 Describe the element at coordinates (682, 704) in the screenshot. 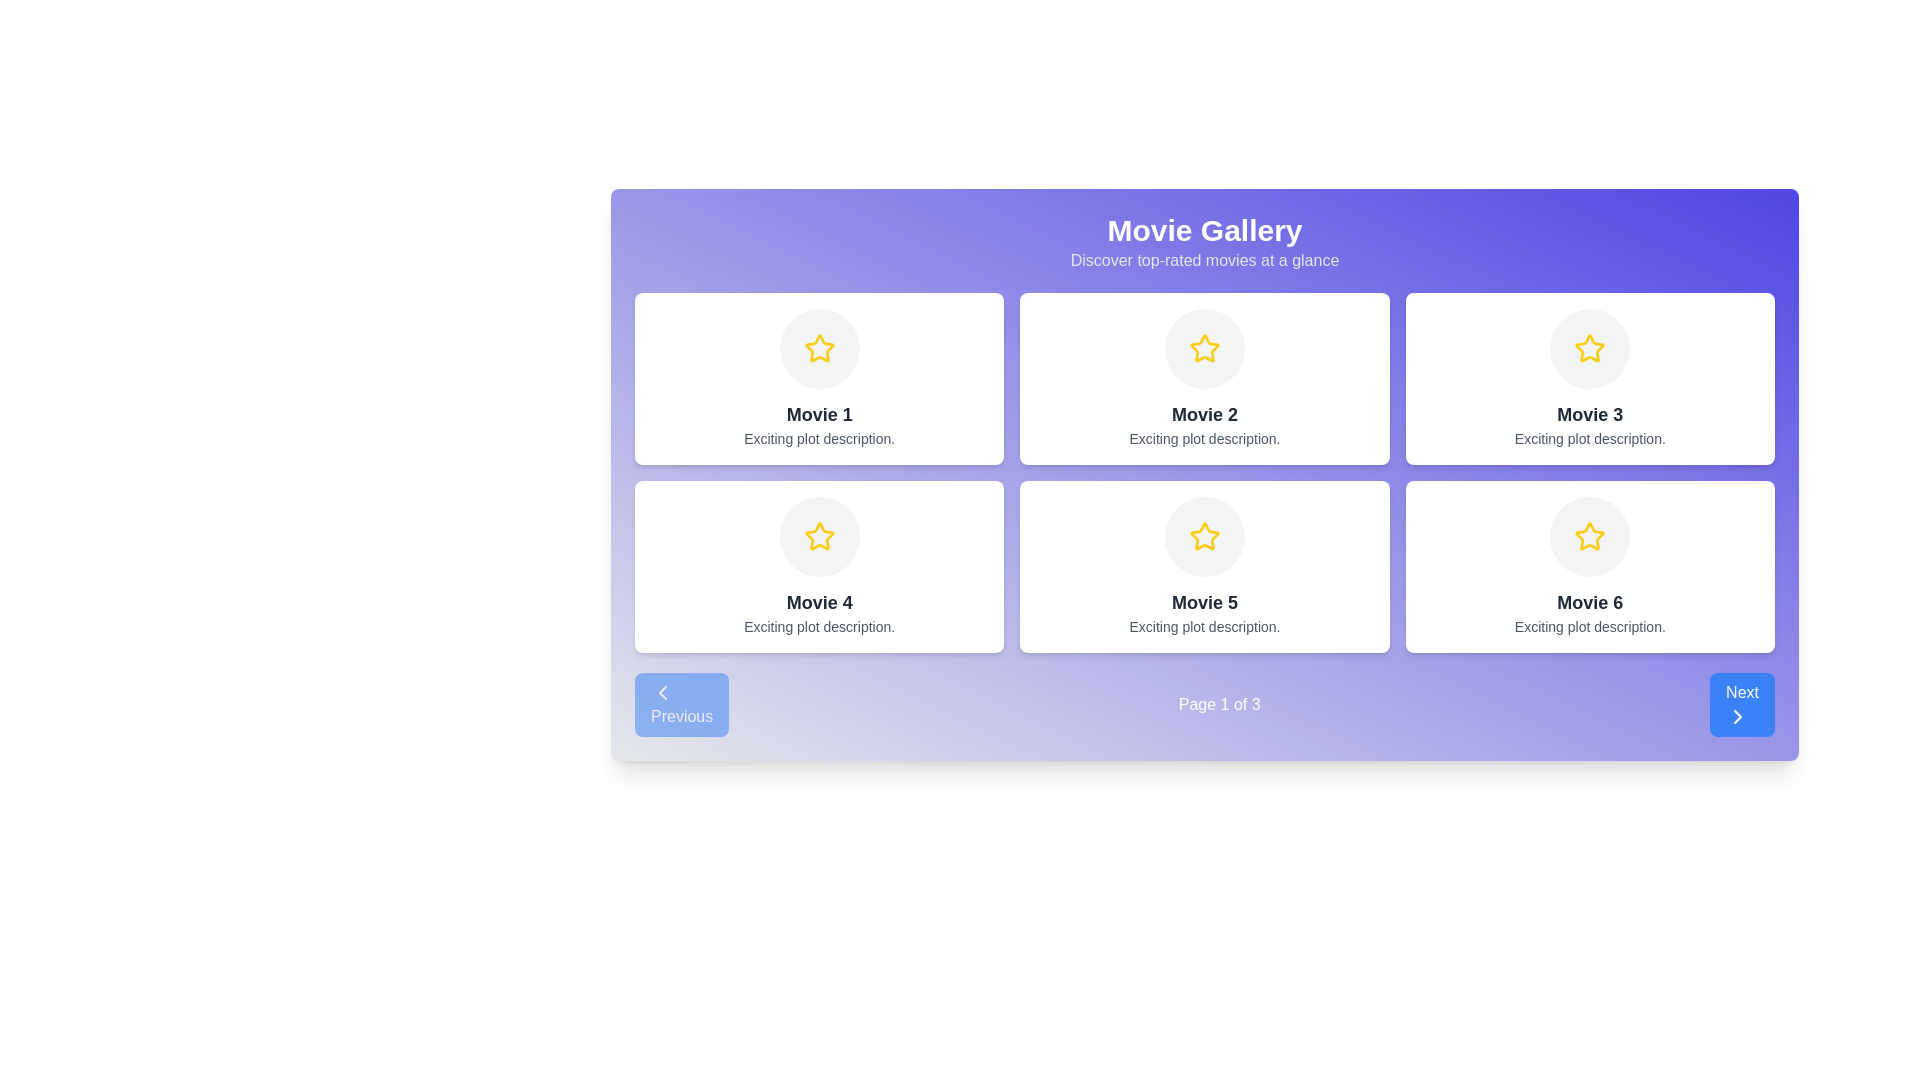

I see `the 'Previous' button located at the bottom left corner of the pagination controls, which allows navigation to the previous page` at that location.